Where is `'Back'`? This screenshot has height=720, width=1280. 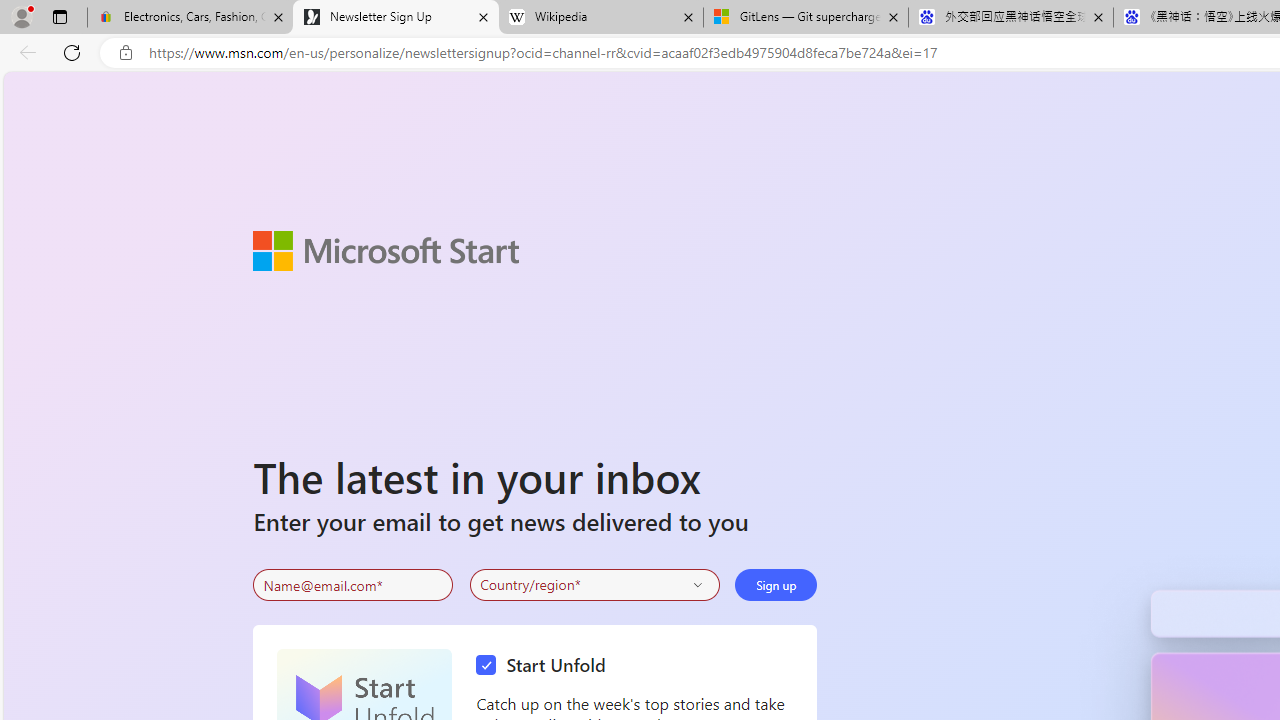
'Back' is located at coordinates (24, 51).